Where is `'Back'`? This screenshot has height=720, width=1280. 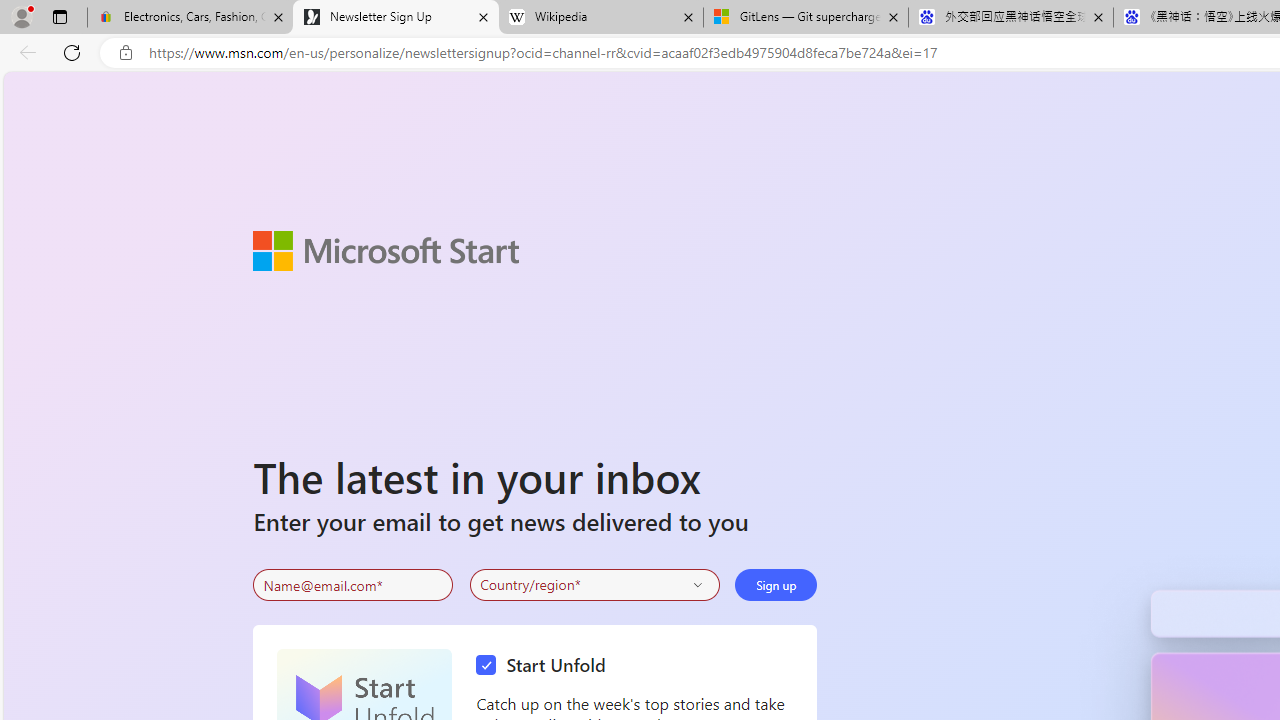
'Back' is located at coordinates (24, 51).